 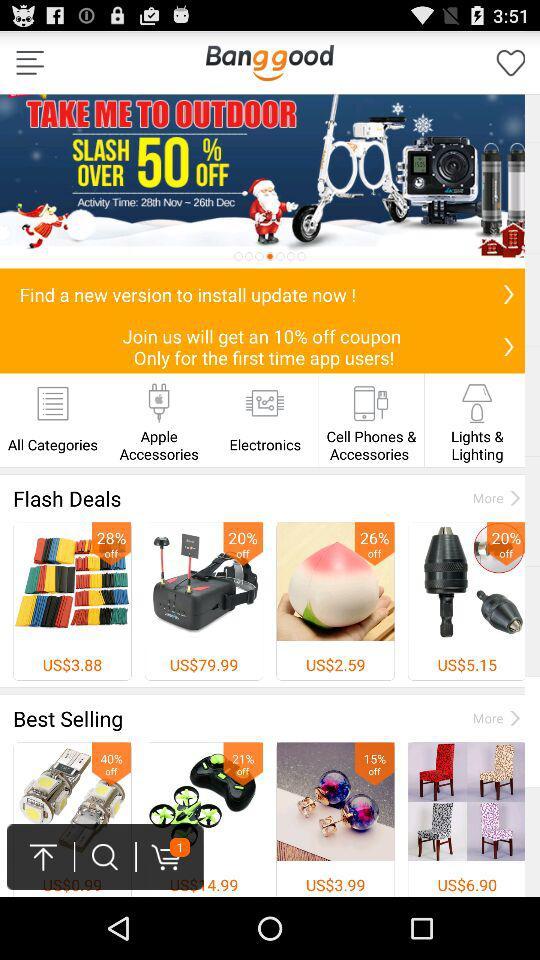 What do you see at coordinates (29, 62) in the screenshot?
I see `open main menu` at bounding box center [29, 62].